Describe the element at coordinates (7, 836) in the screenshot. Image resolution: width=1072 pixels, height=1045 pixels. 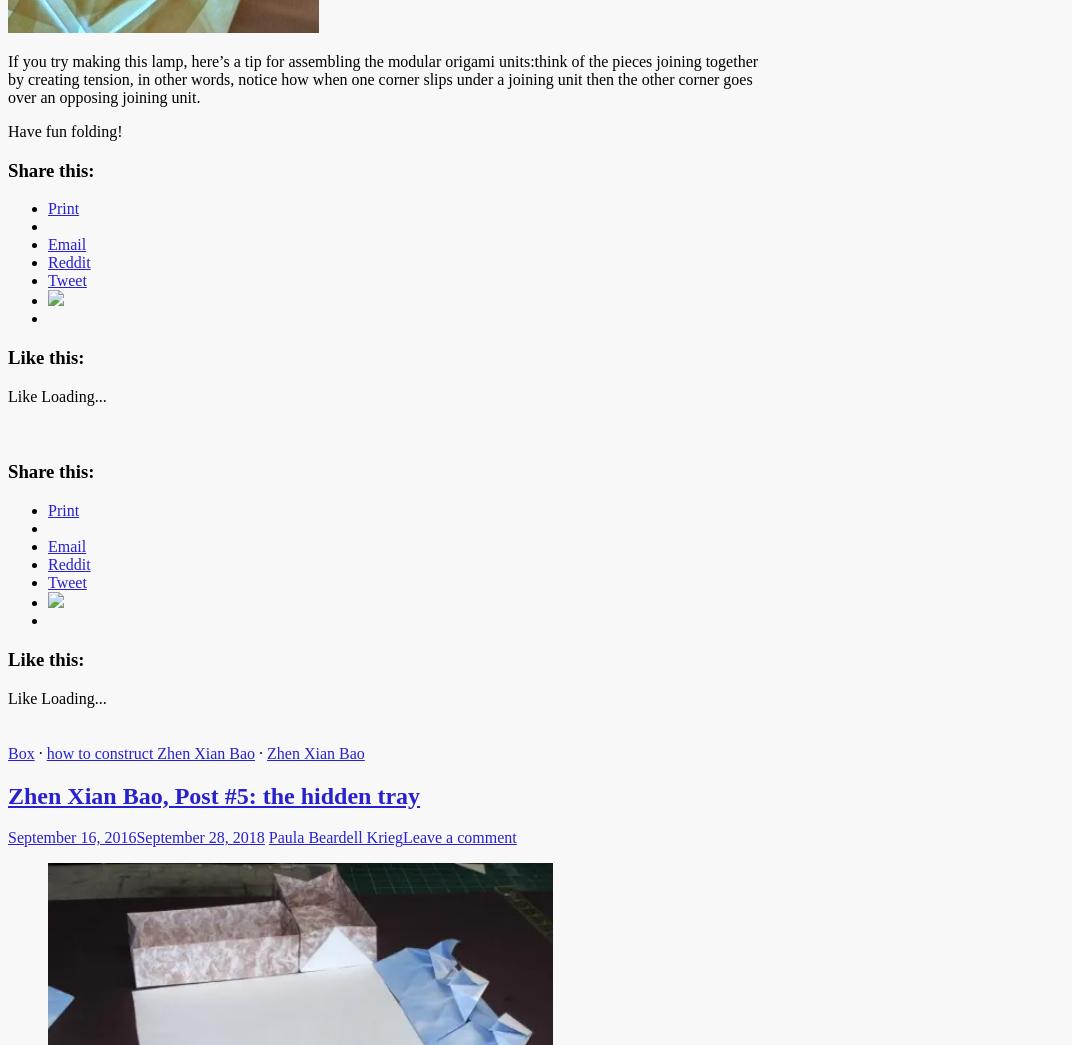
I see `'September 16, 2016'` at that location.